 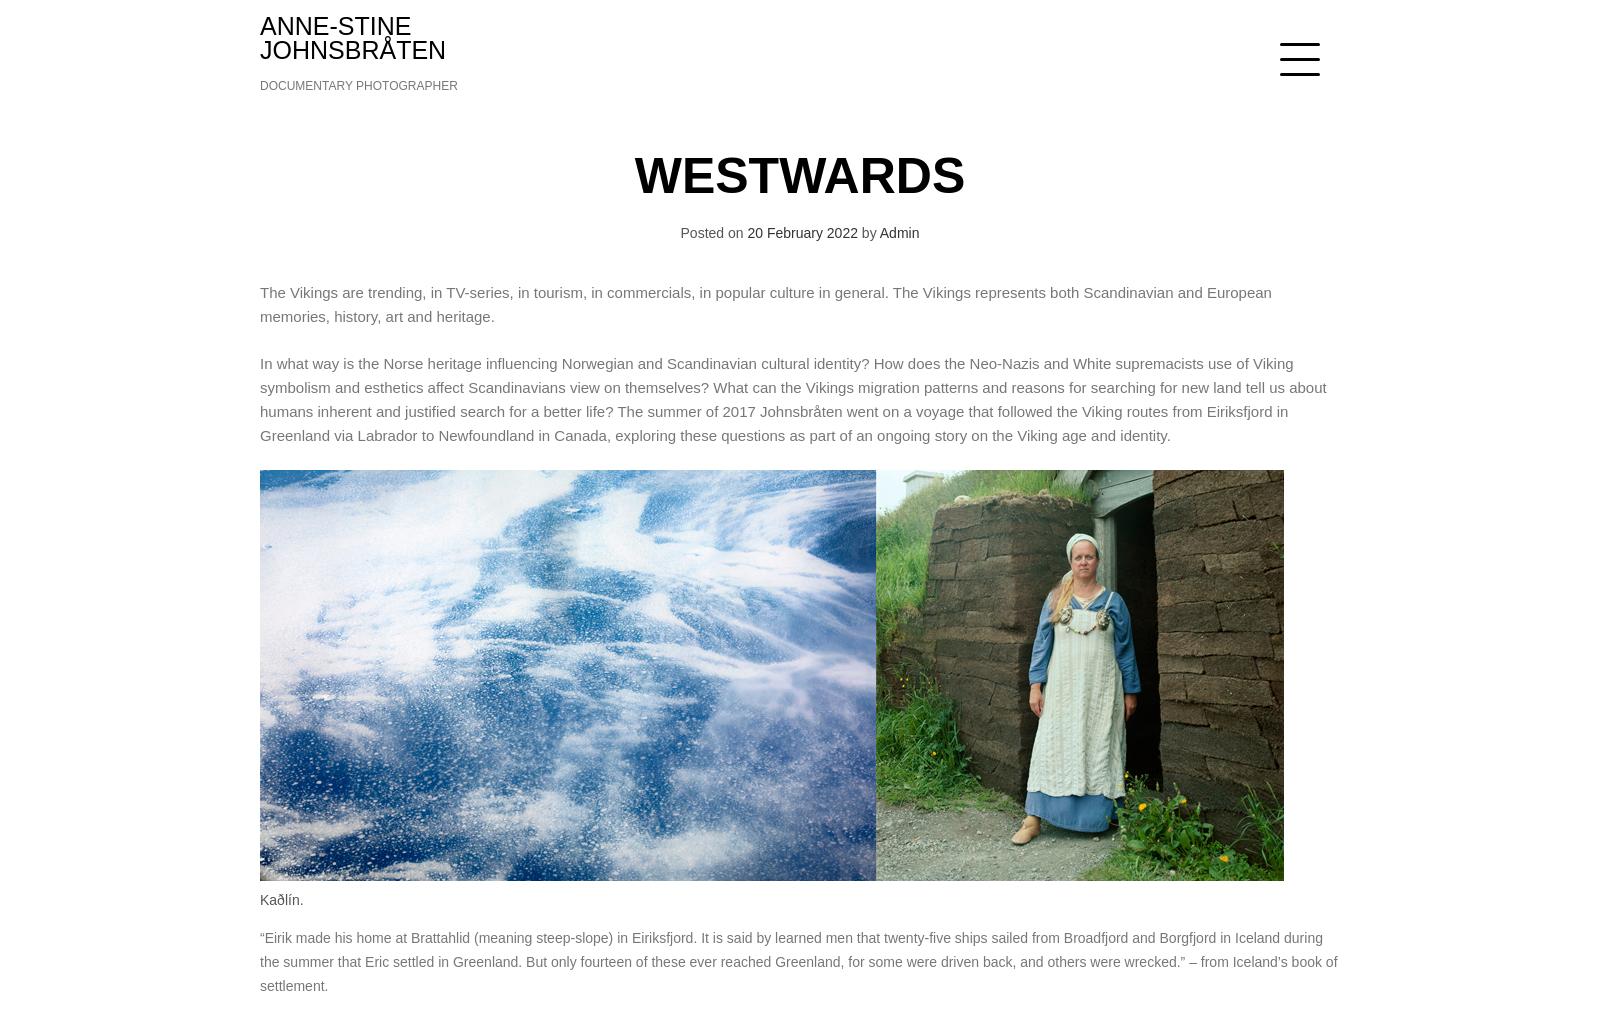 What do you see at coordinates (281, 898) in the screenshot?
I see `'Kaðlín.'` at bounding box center [281, 898].